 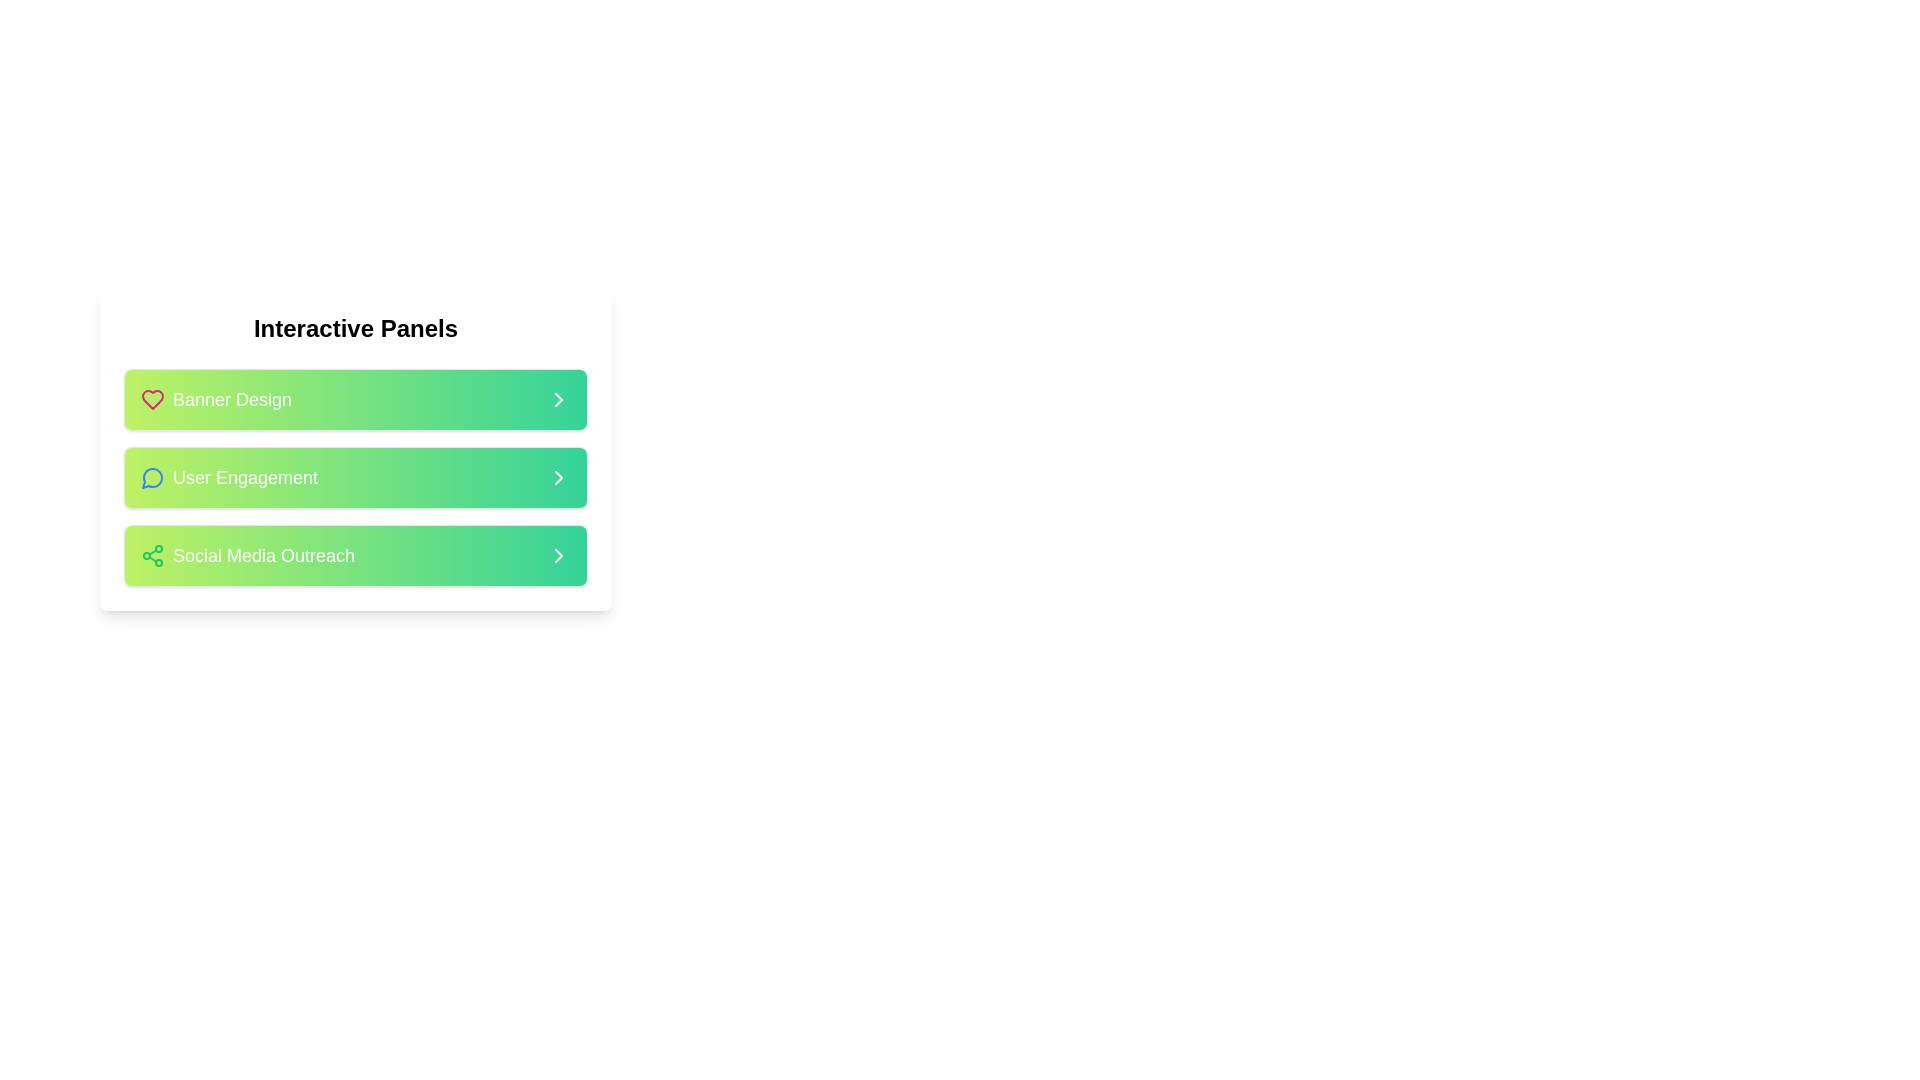 What do you see at coordinates (355, 555) in the screenshot?
I see `the green rectangular button labeled 'Social Media Outreach'` at bounding box center [355, 555].